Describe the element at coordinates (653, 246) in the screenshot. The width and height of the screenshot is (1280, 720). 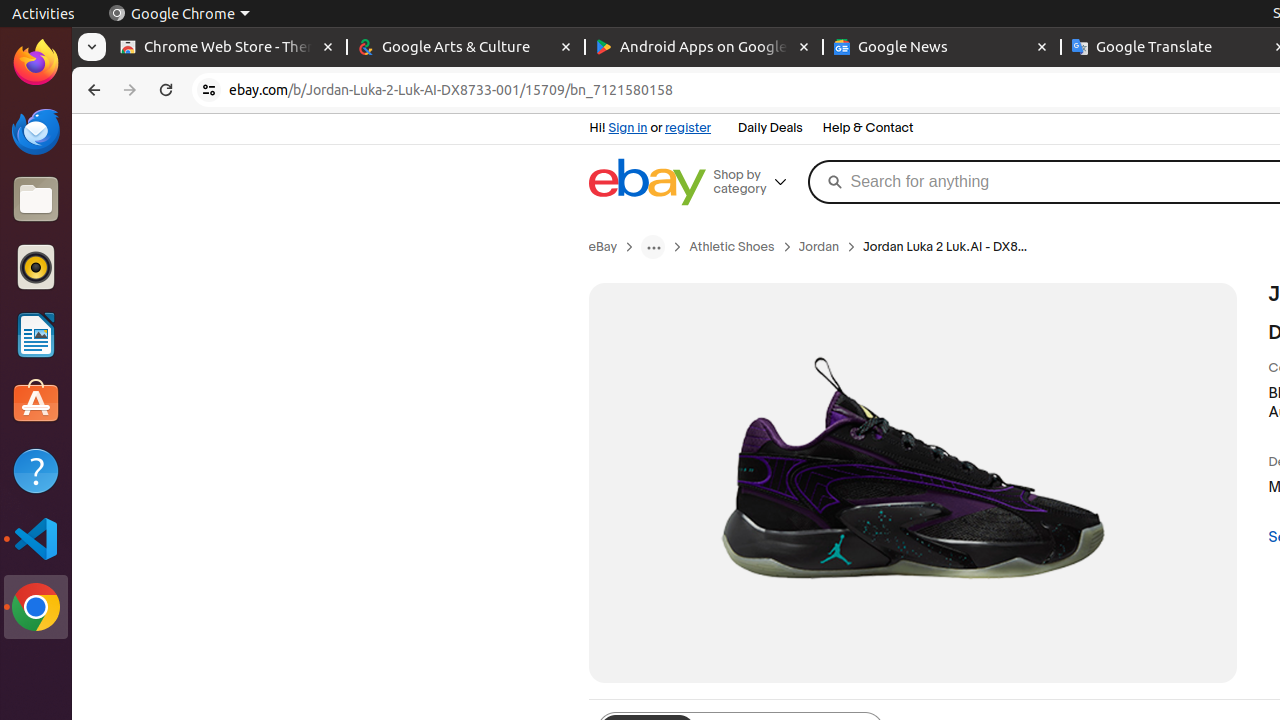
I see `'breadcrumb menu'` at that location.